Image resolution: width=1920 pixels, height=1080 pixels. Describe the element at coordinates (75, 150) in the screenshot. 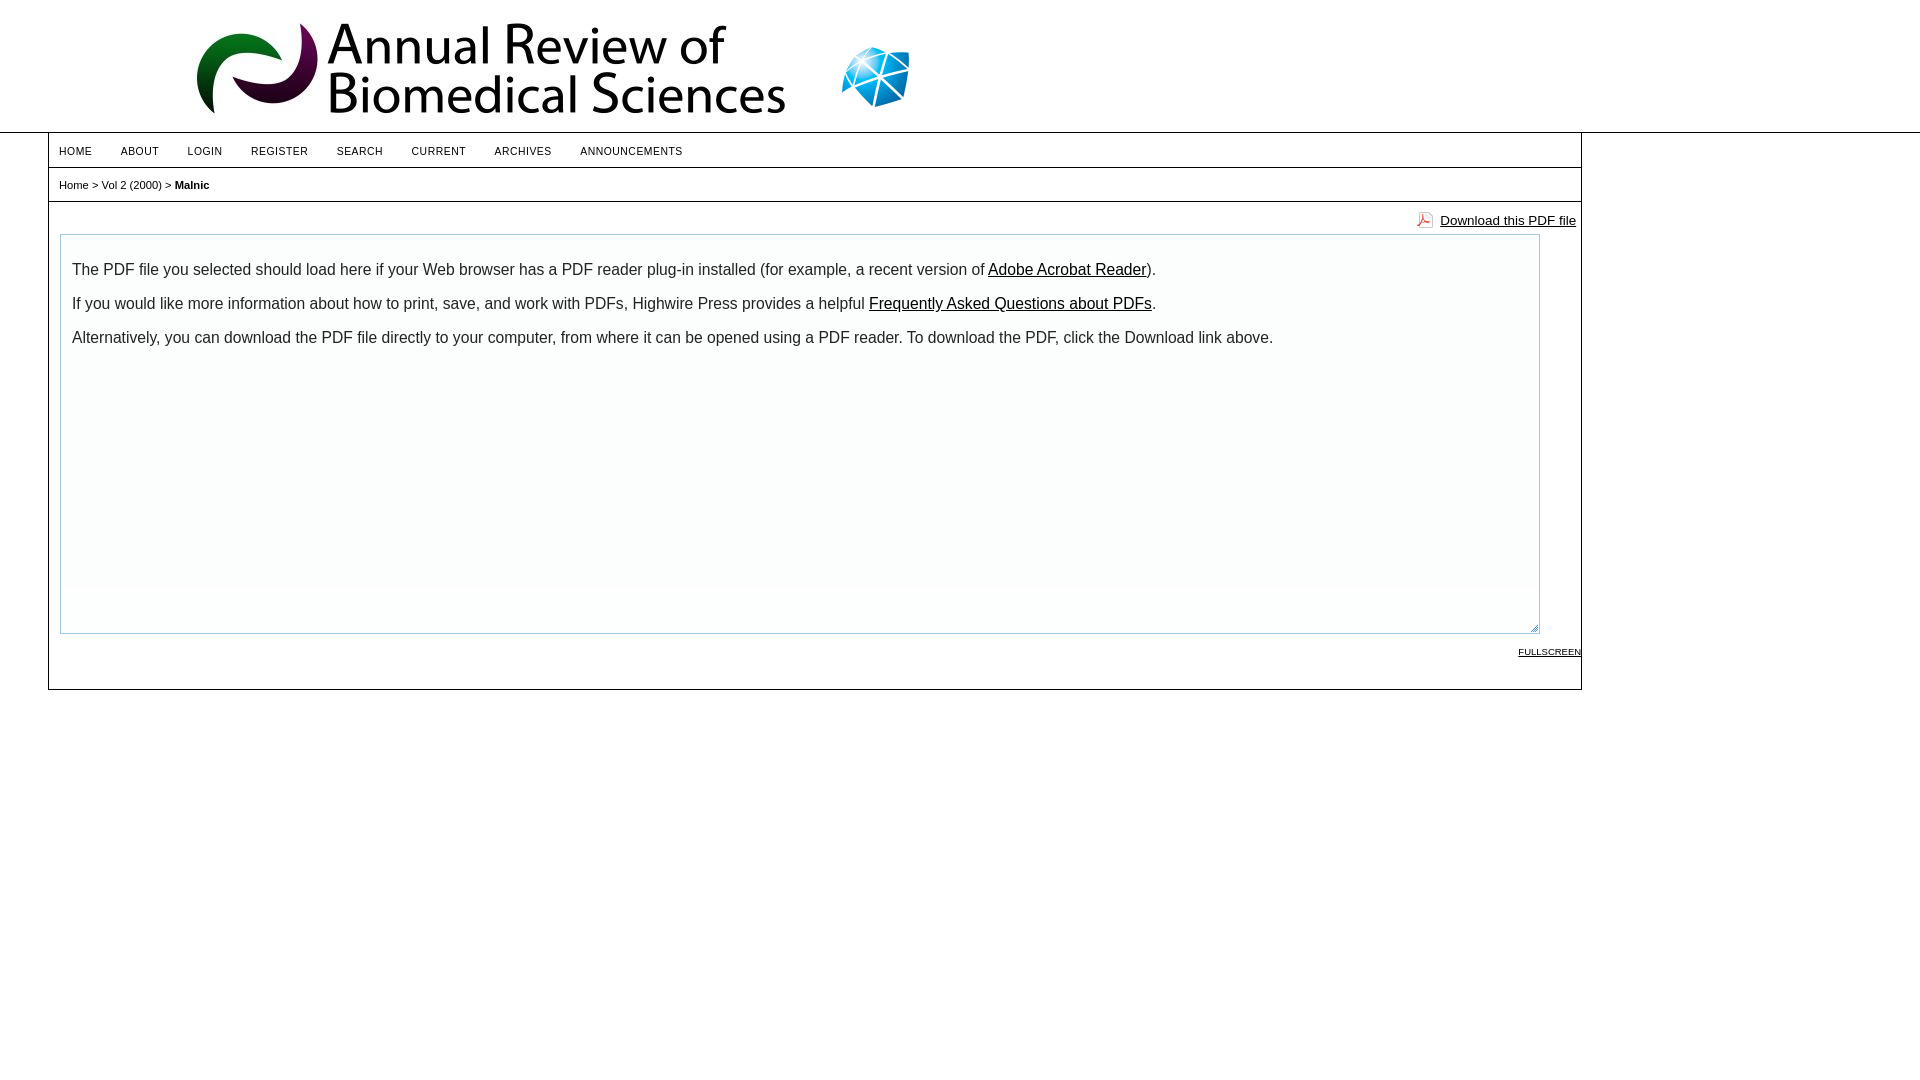

I see `'HOME'` at that location.